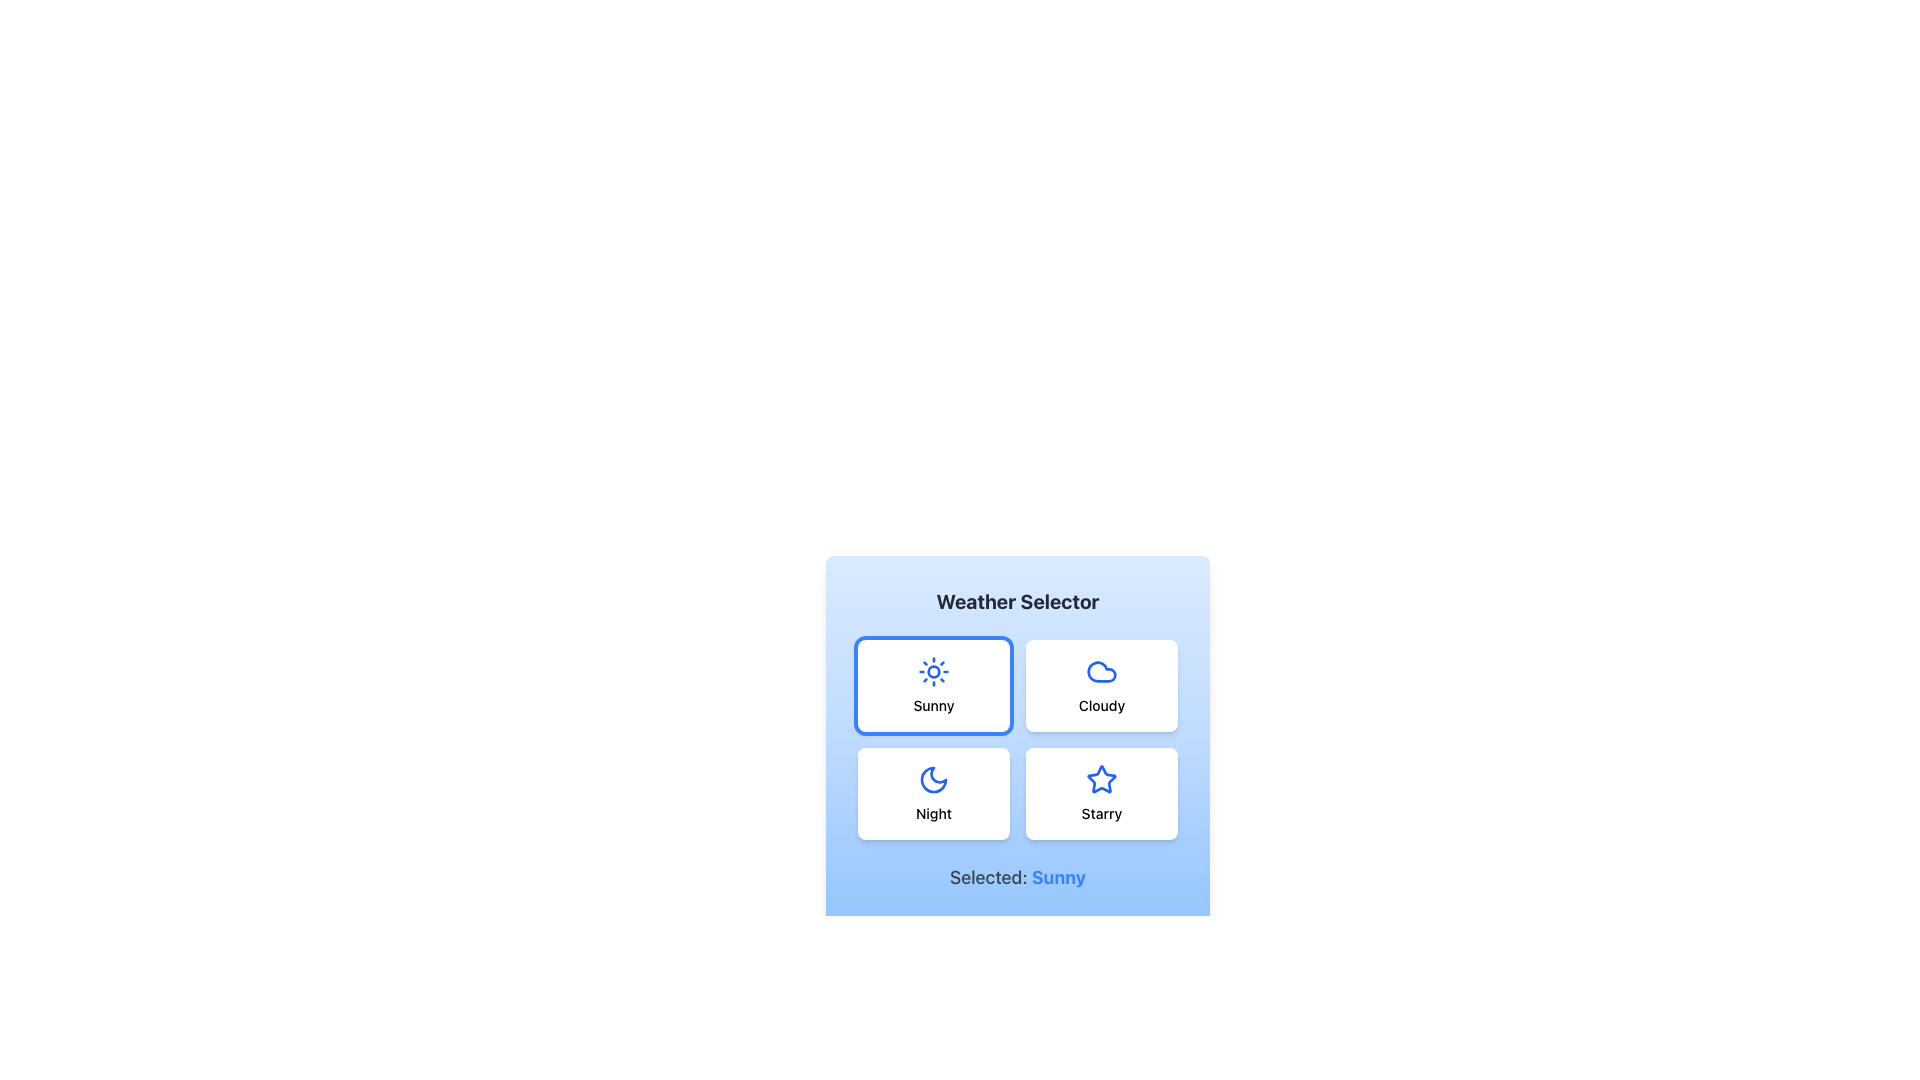 The image size is (1920, 1080). Describe the element at coordinates (1017, 877) in the screenshot. I see `the Static Text Label displaying 'Selected: Sunny' in bold blue font at the bottom center of the 'Weather Selector' card` at that location.